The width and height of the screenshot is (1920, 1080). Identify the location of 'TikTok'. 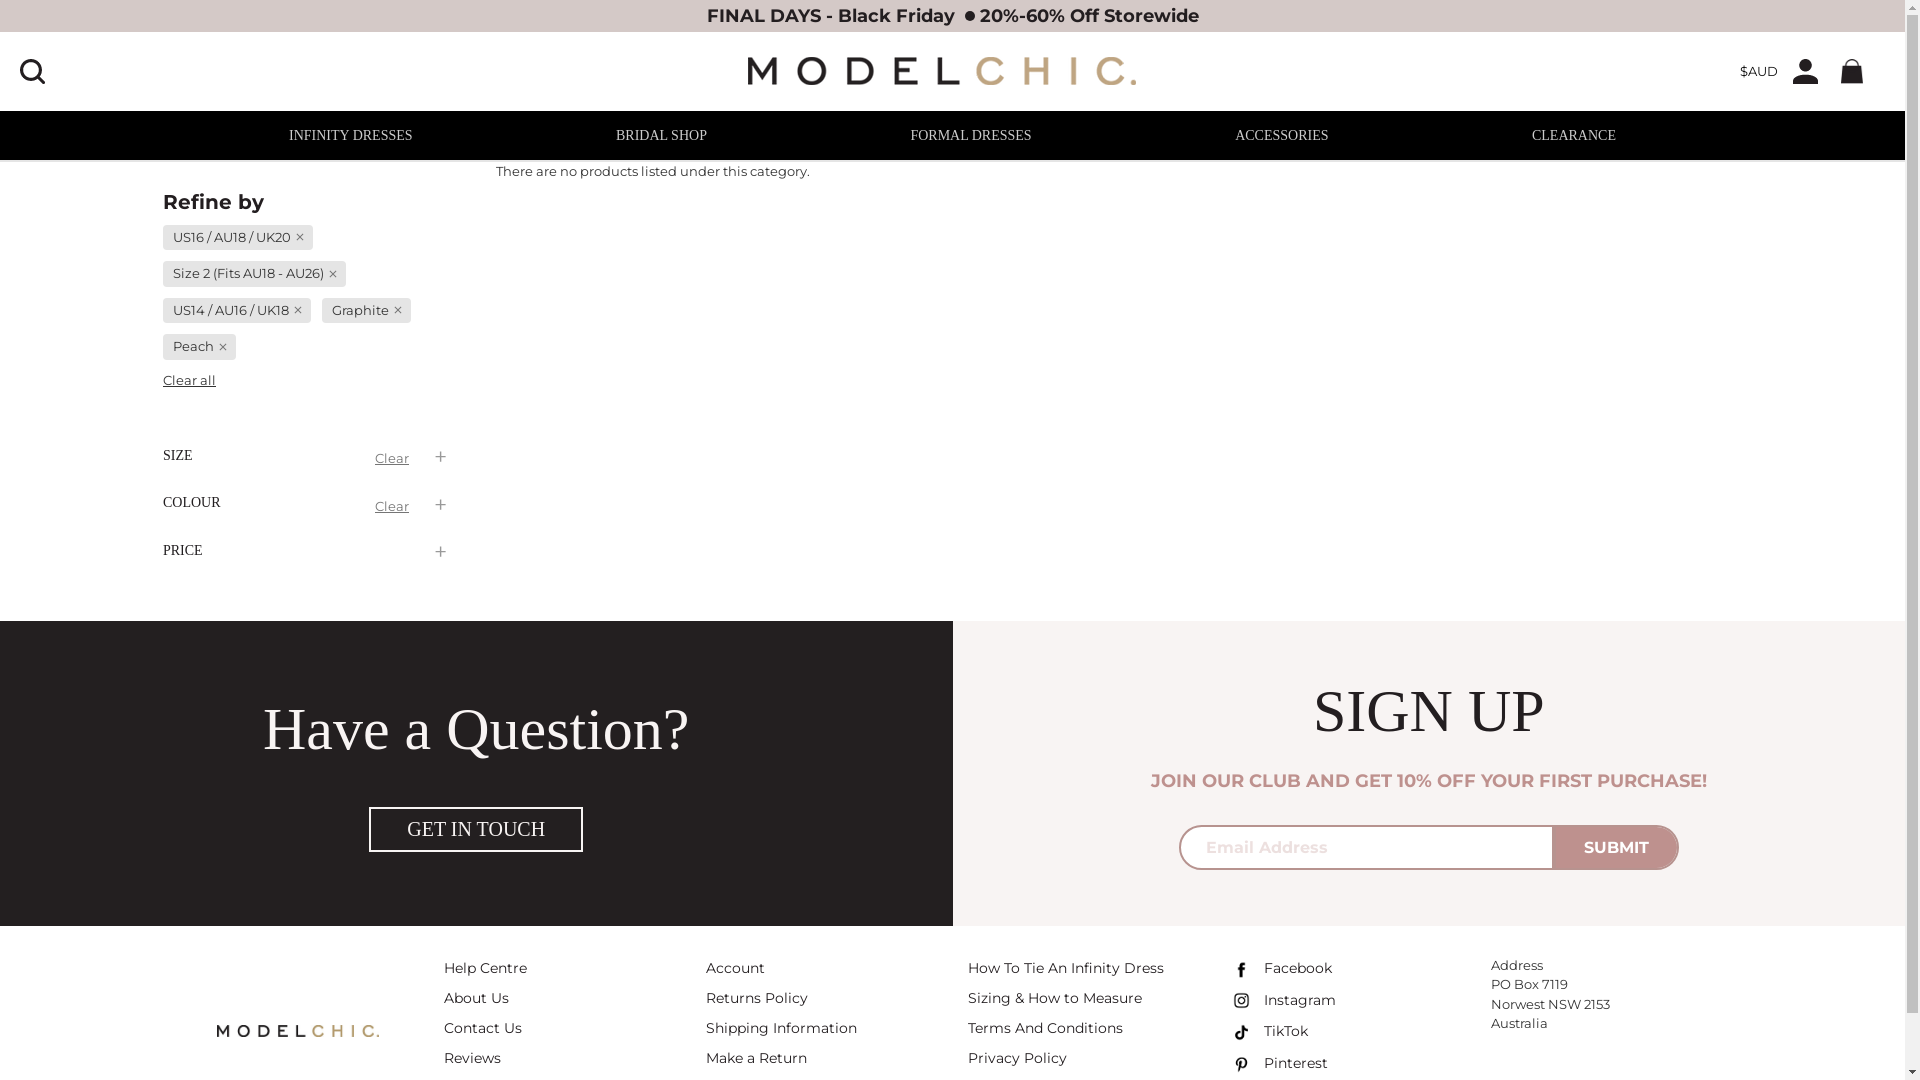
(1267, 1034).